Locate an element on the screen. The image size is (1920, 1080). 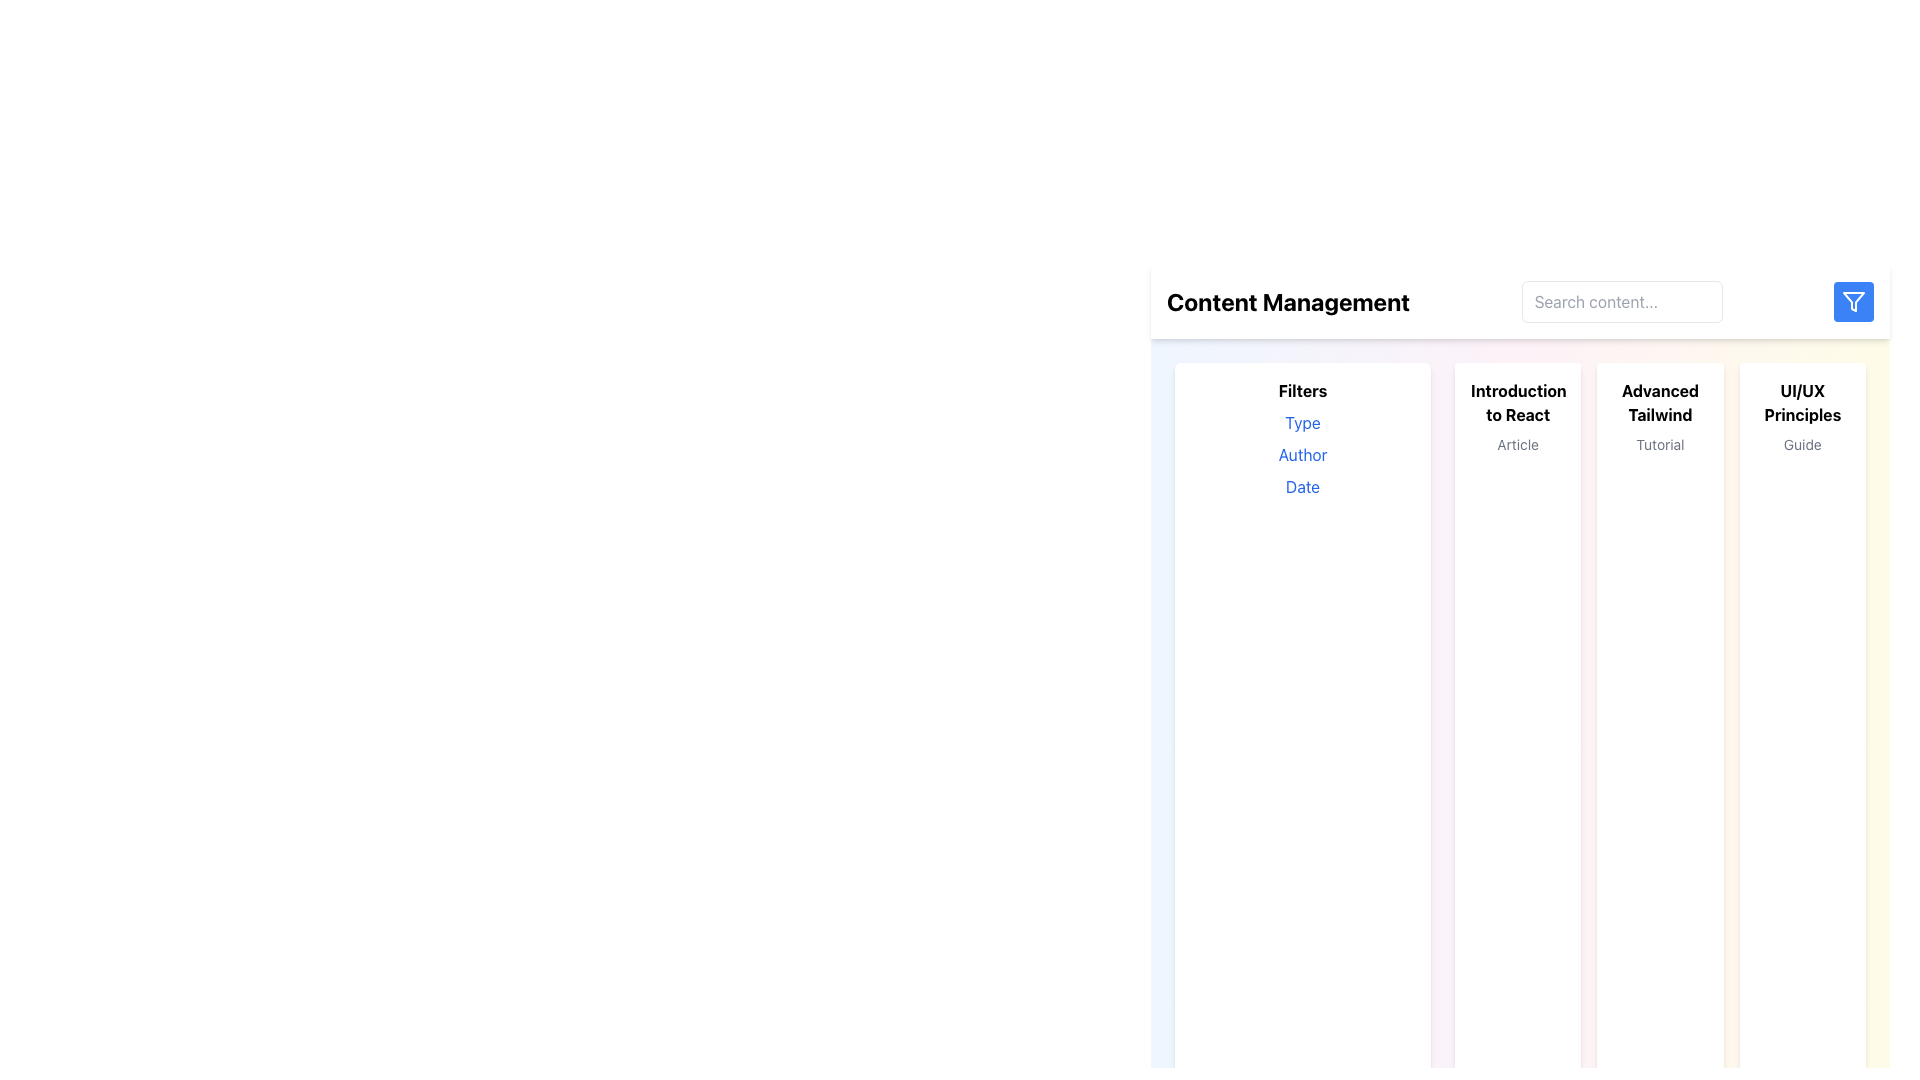
the text label that serves as a heading for the filter section located in the sidebar on the left-hand side of the interface is located at coordinates (1302, 390).